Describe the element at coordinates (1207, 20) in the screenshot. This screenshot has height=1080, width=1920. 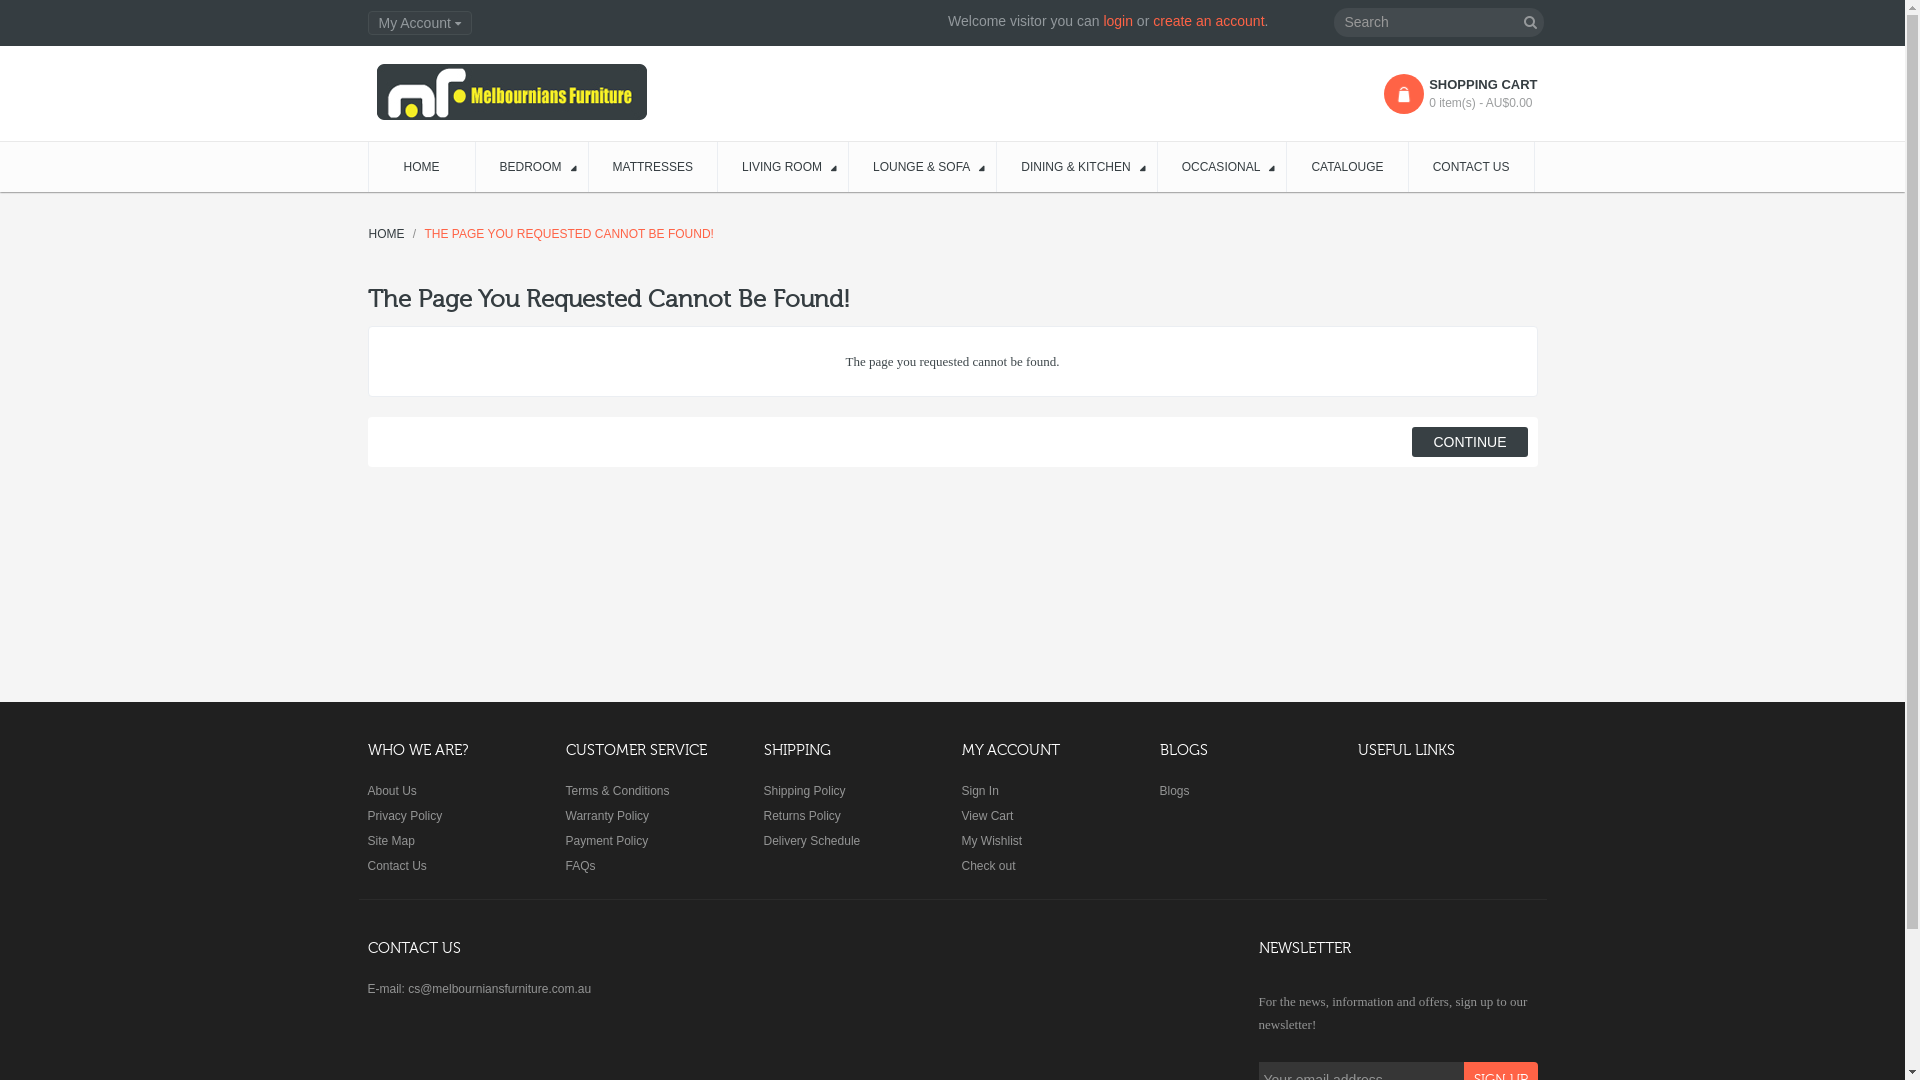
I see `'create an account'` at that location.